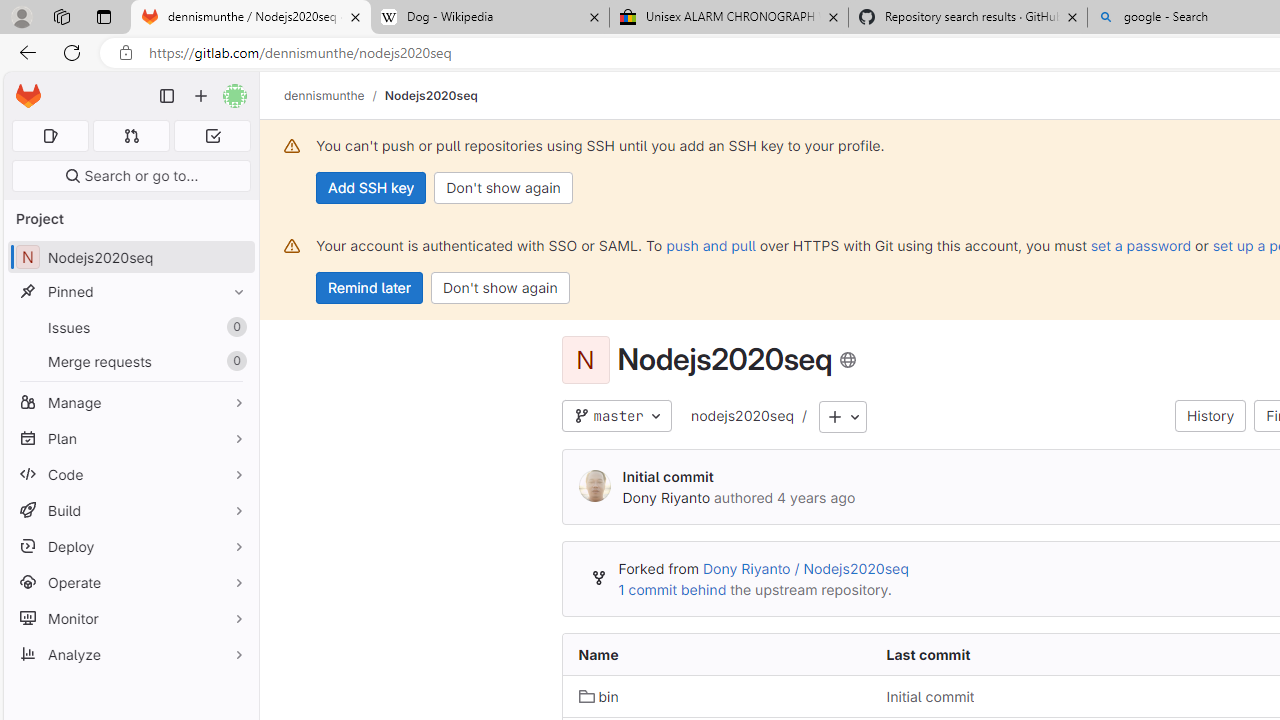 The height and width of the screenshot is (720, 1280). What do you see at coordinates (212, 135) in the screenshot?
I see `'To-Do list 0'` at bounding box center [212, 135].